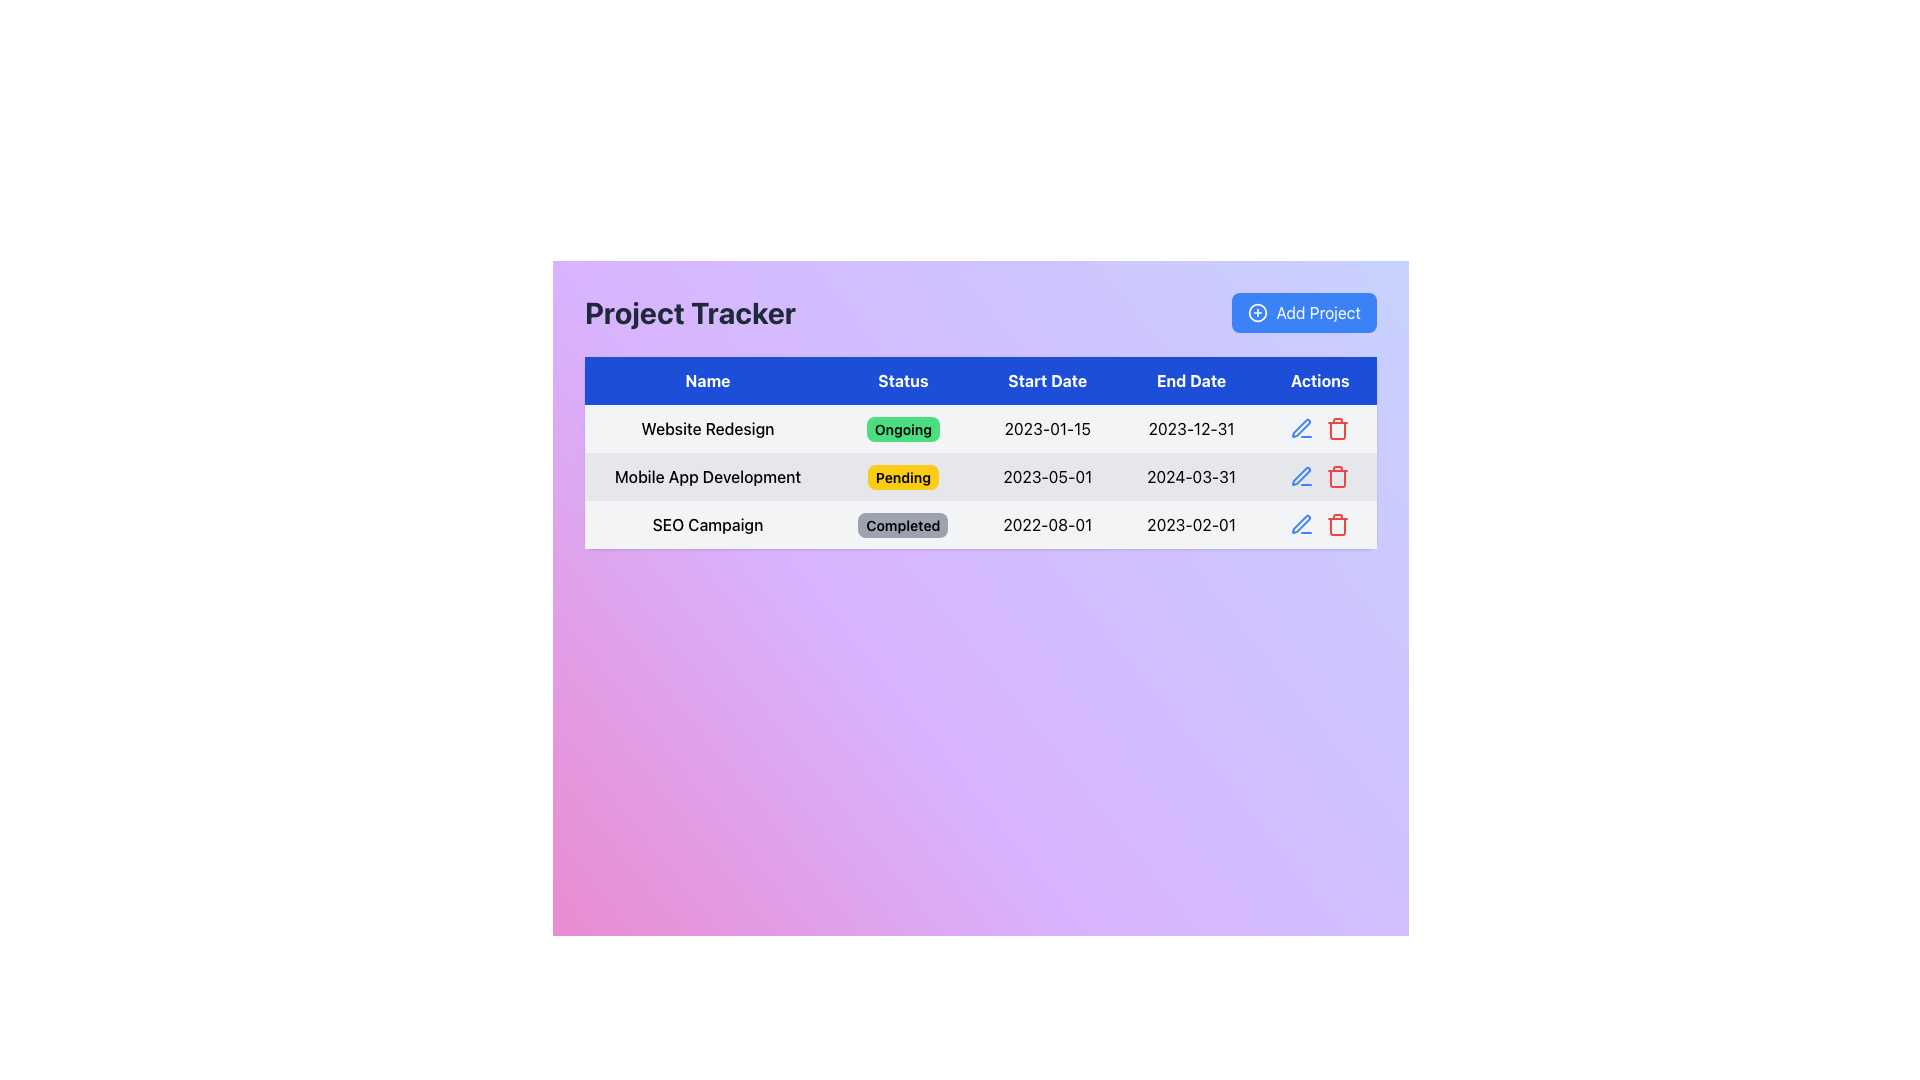 The height and width of the screenshot is (1080, 1920). What do you see at coordinates (707, 477) in the screenshot?
I see `the text label 'Mobile App Development' located in the second row of the project tracking table under the 'Name' column` at bounding box center [707, 477].